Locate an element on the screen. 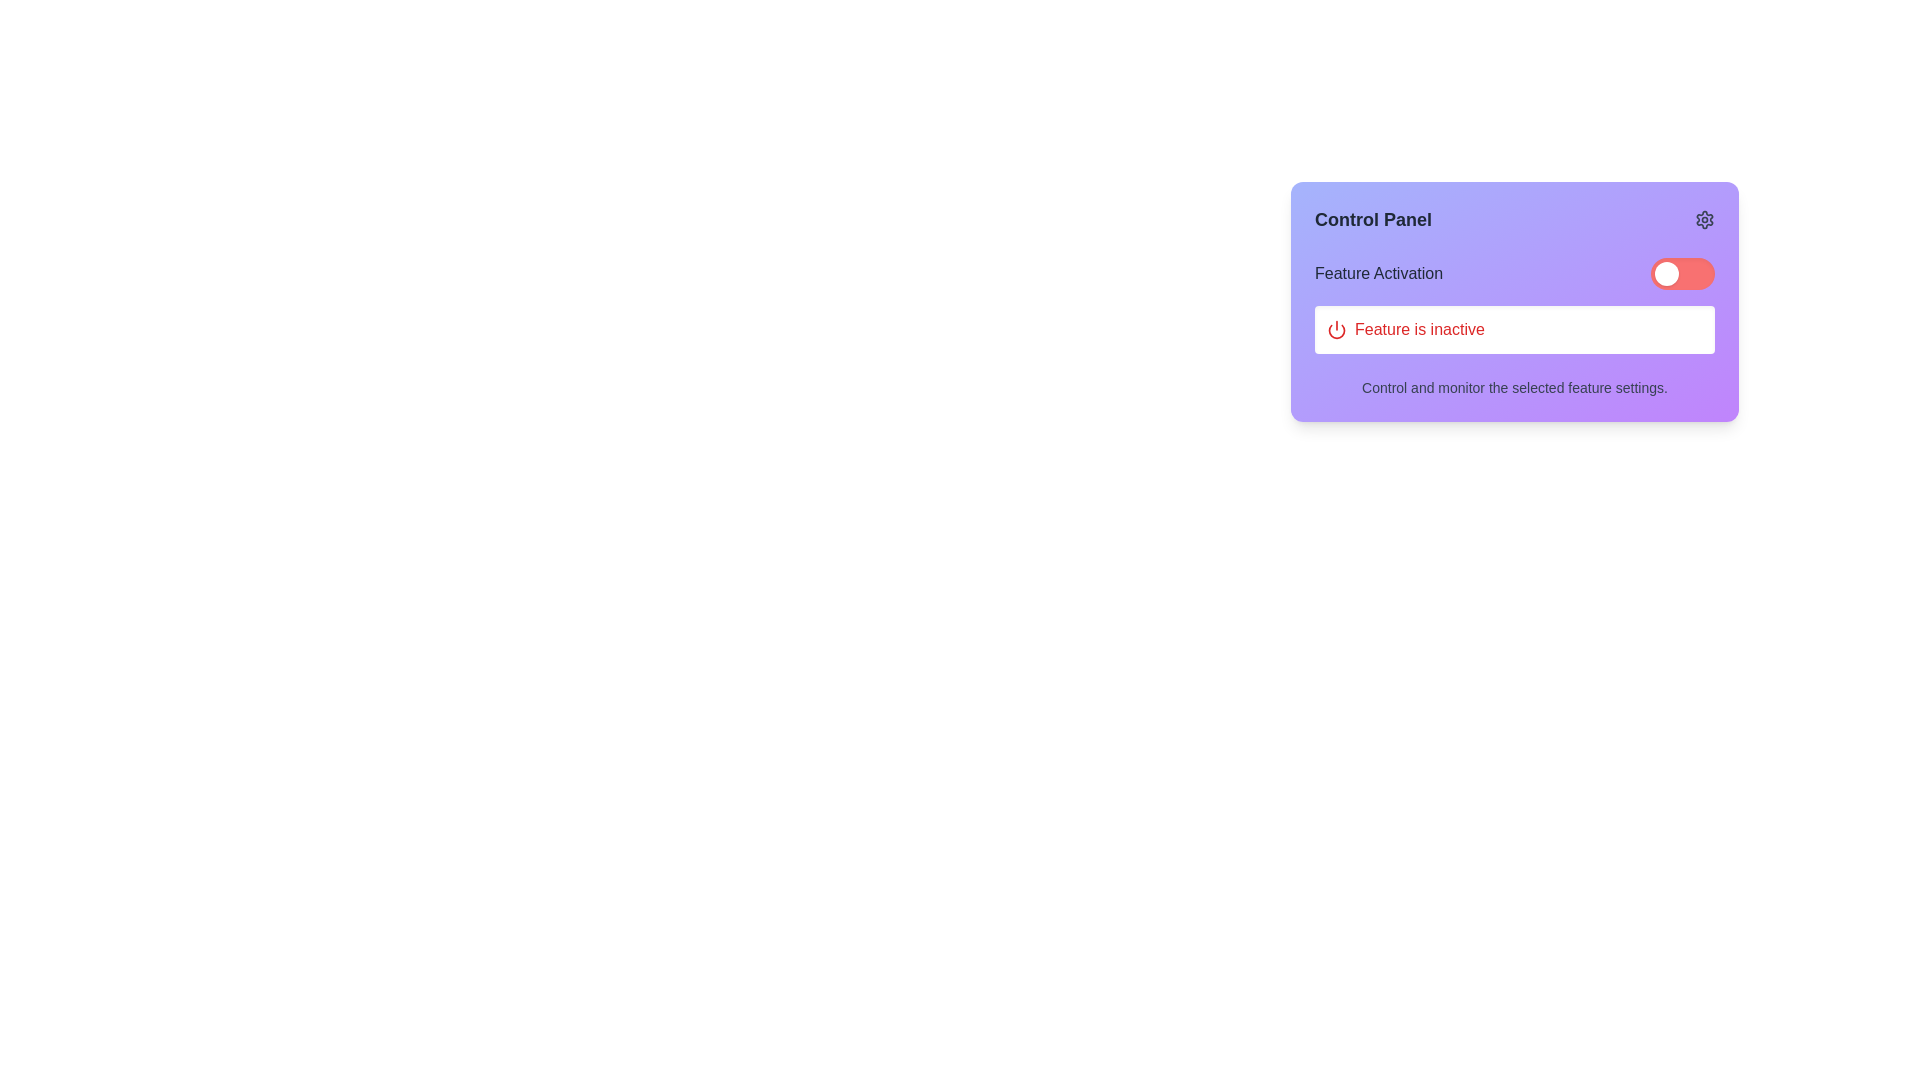 The width and height of the screenshot is (1920, 1080). the text label that reads 'Control and monitor the selected feature settings.' located at the bottom of a rectangular card with a gradient purple background is located at coordinates (1515, 388).